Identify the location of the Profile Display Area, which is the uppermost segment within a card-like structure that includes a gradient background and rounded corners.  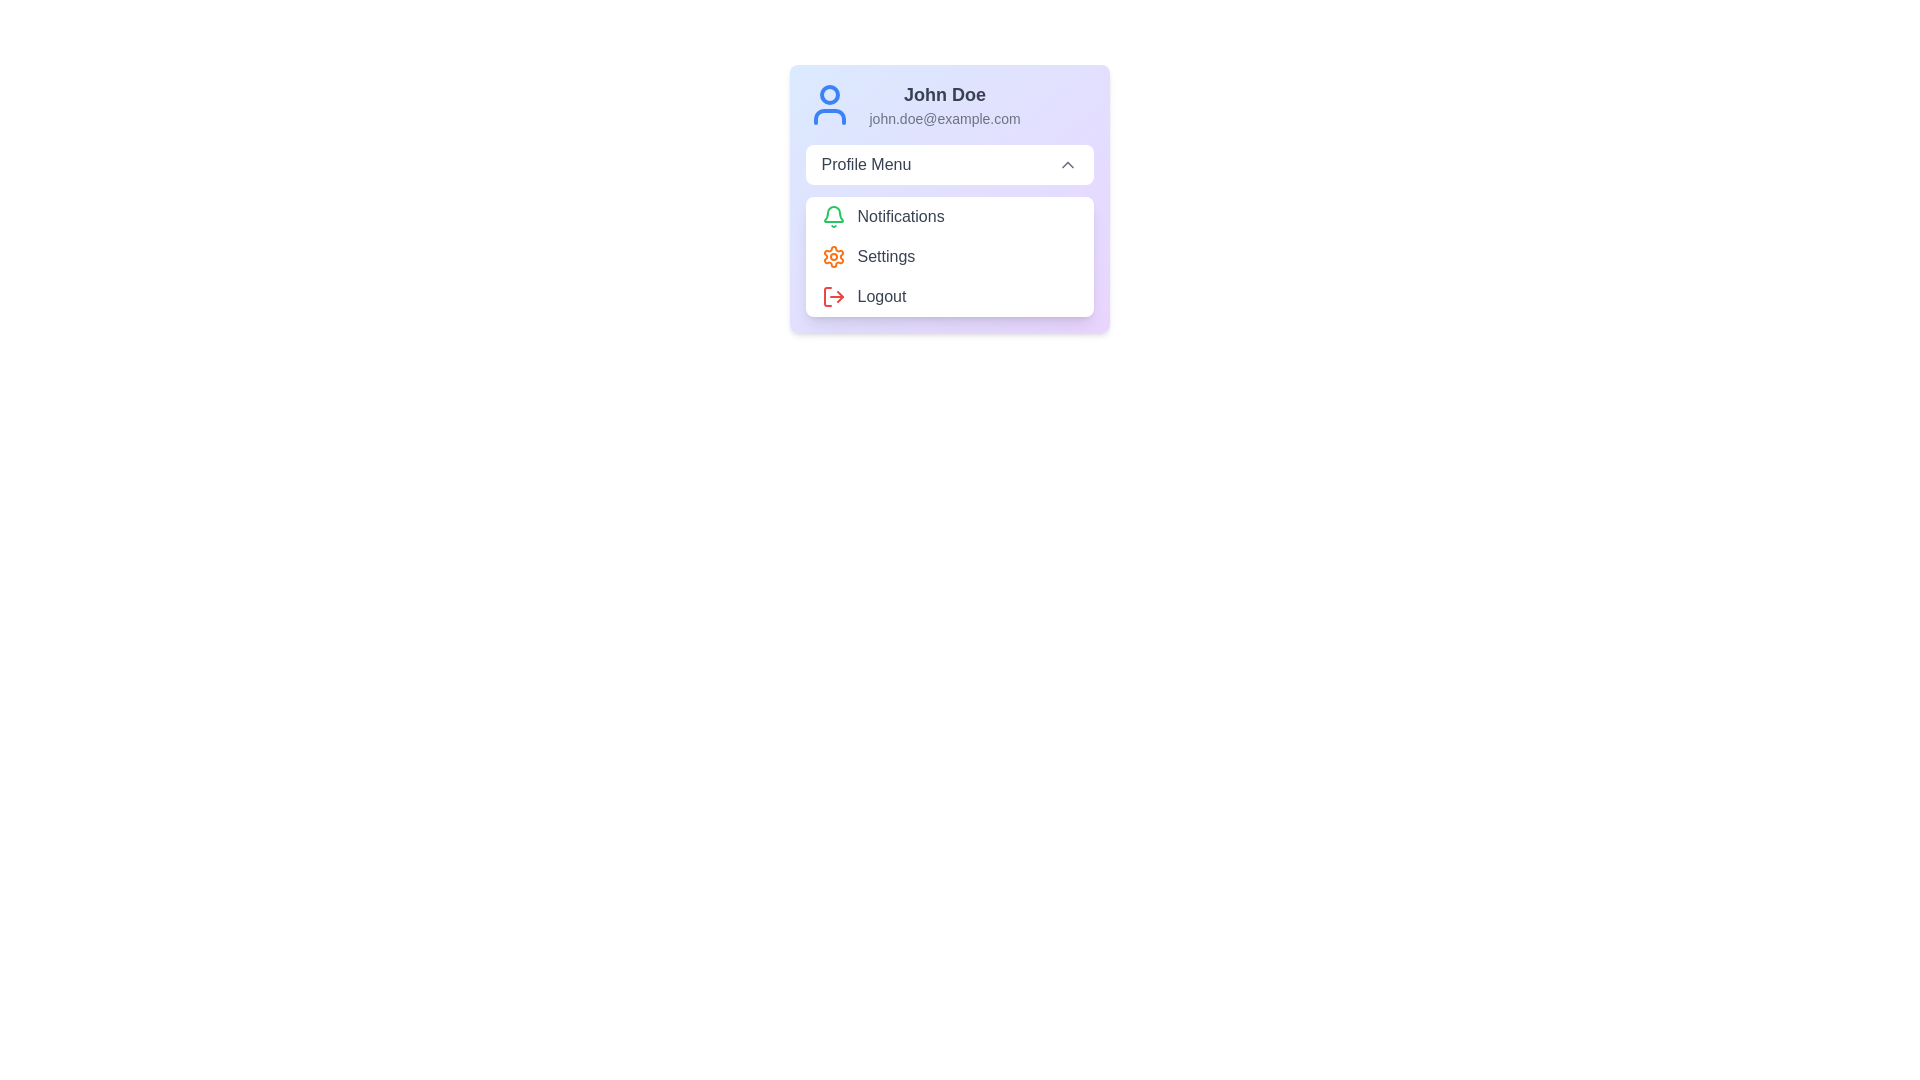
(948, 104).